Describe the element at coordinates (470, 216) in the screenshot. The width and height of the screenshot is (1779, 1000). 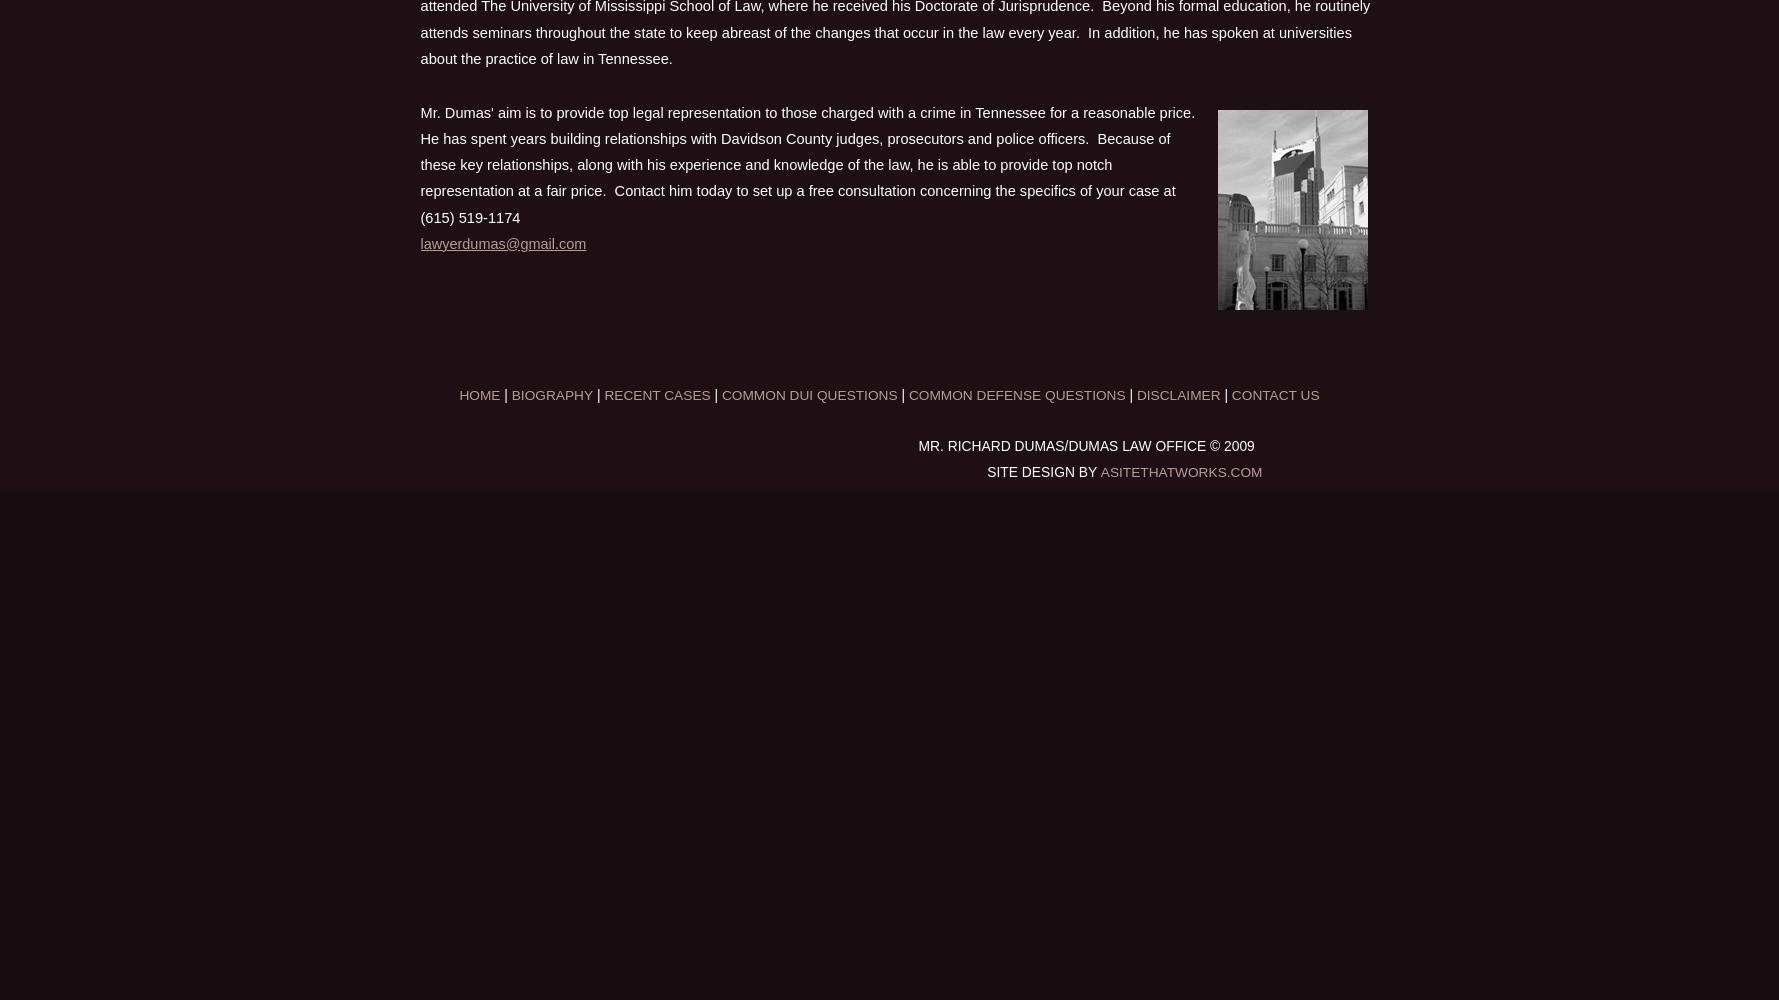
I see `'(615) 519-1174'` at that location.